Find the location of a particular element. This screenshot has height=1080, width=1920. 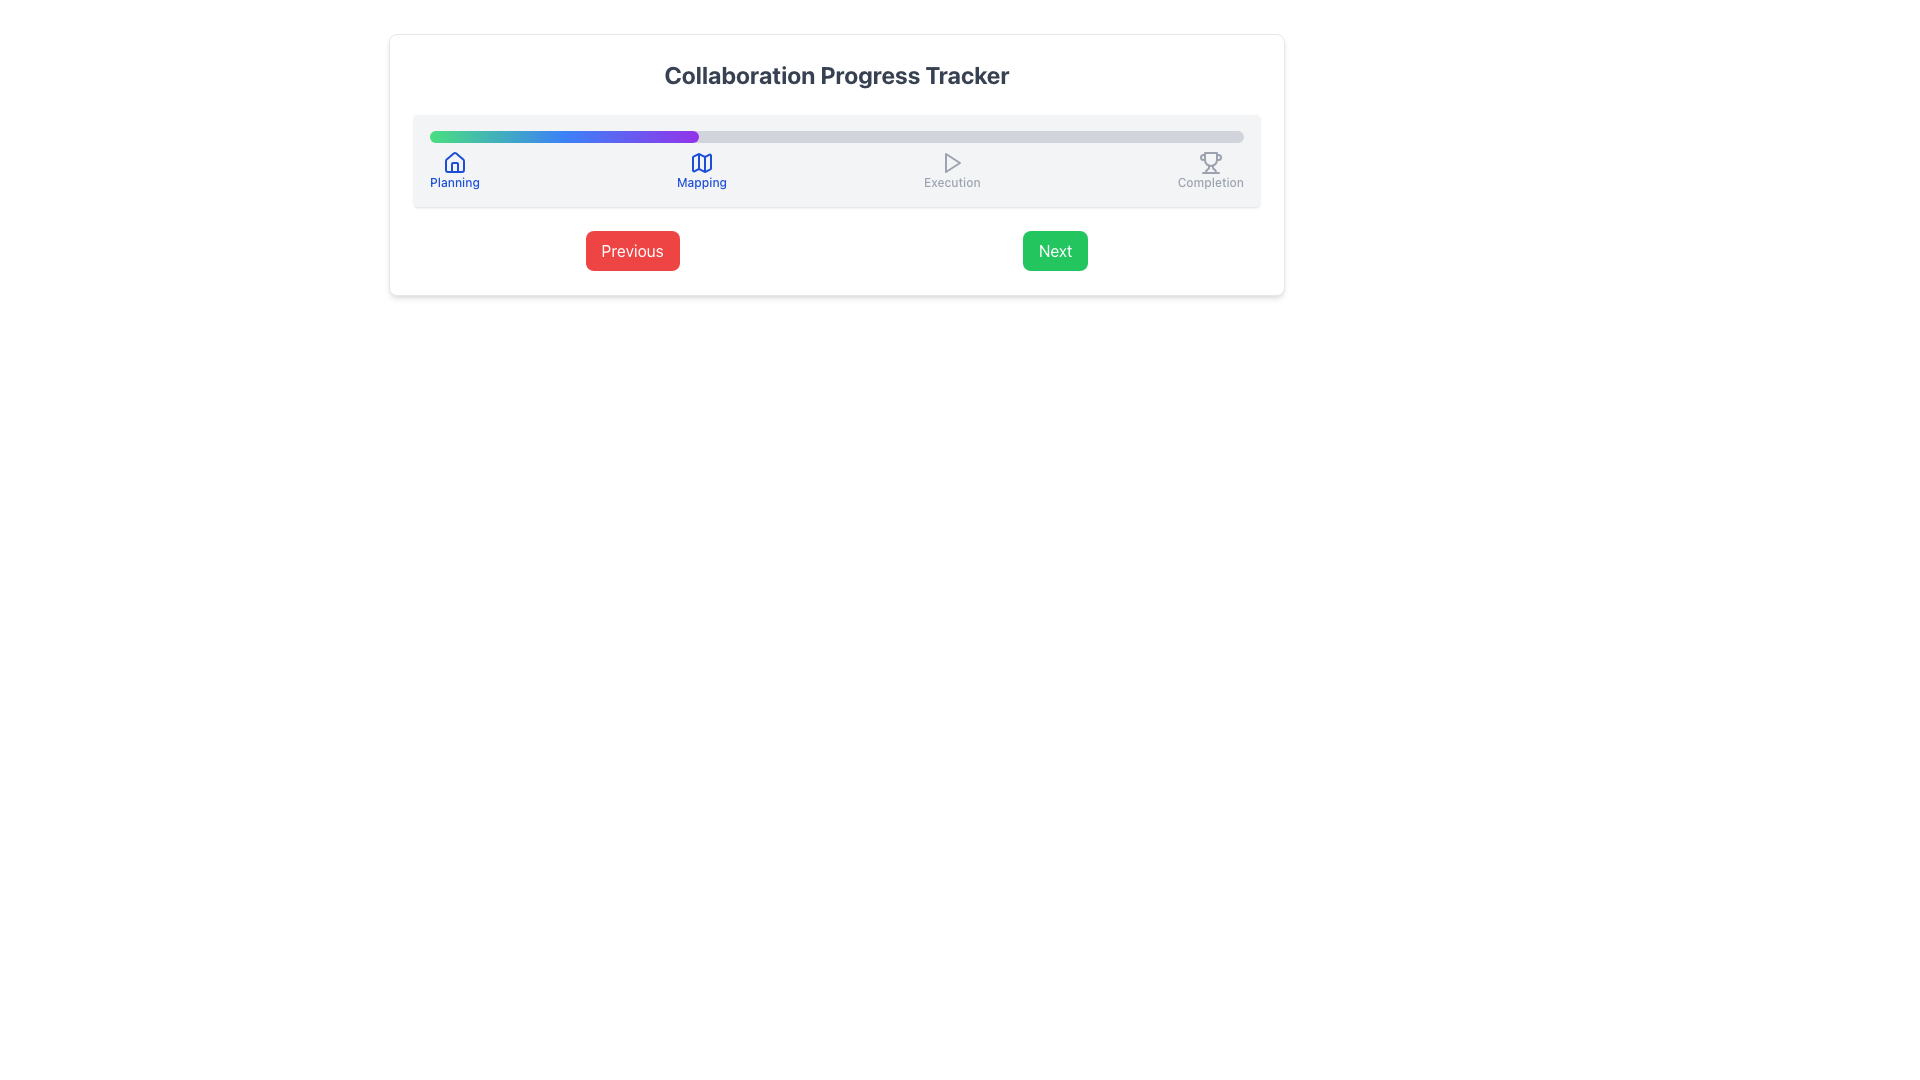

the left navigation button located below the 'Collaboration Progress Tracker' is located at coordinates (631, 249).